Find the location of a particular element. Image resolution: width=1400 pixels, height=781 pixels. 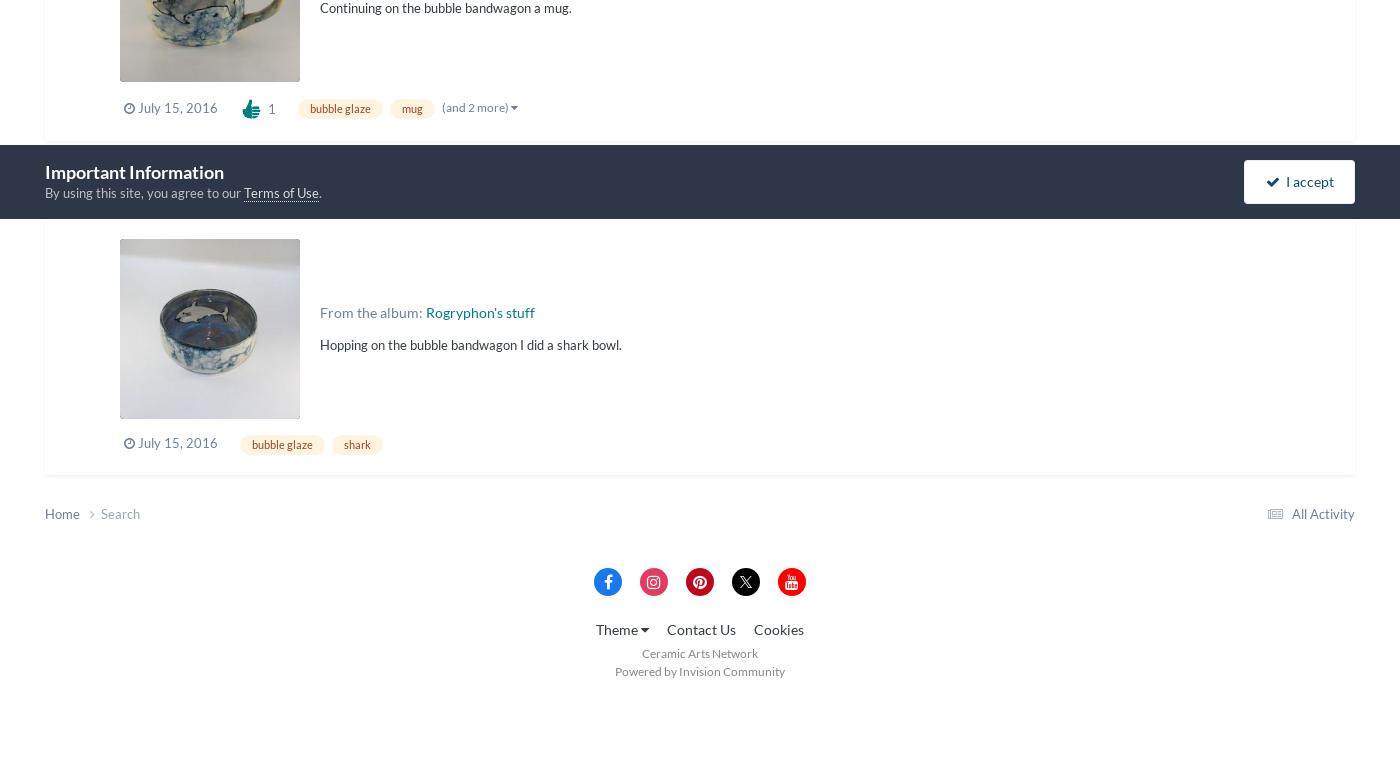

'Hopping on the bubble bandwagon I did a shark bowl.' is located at coordinates (469, 344).